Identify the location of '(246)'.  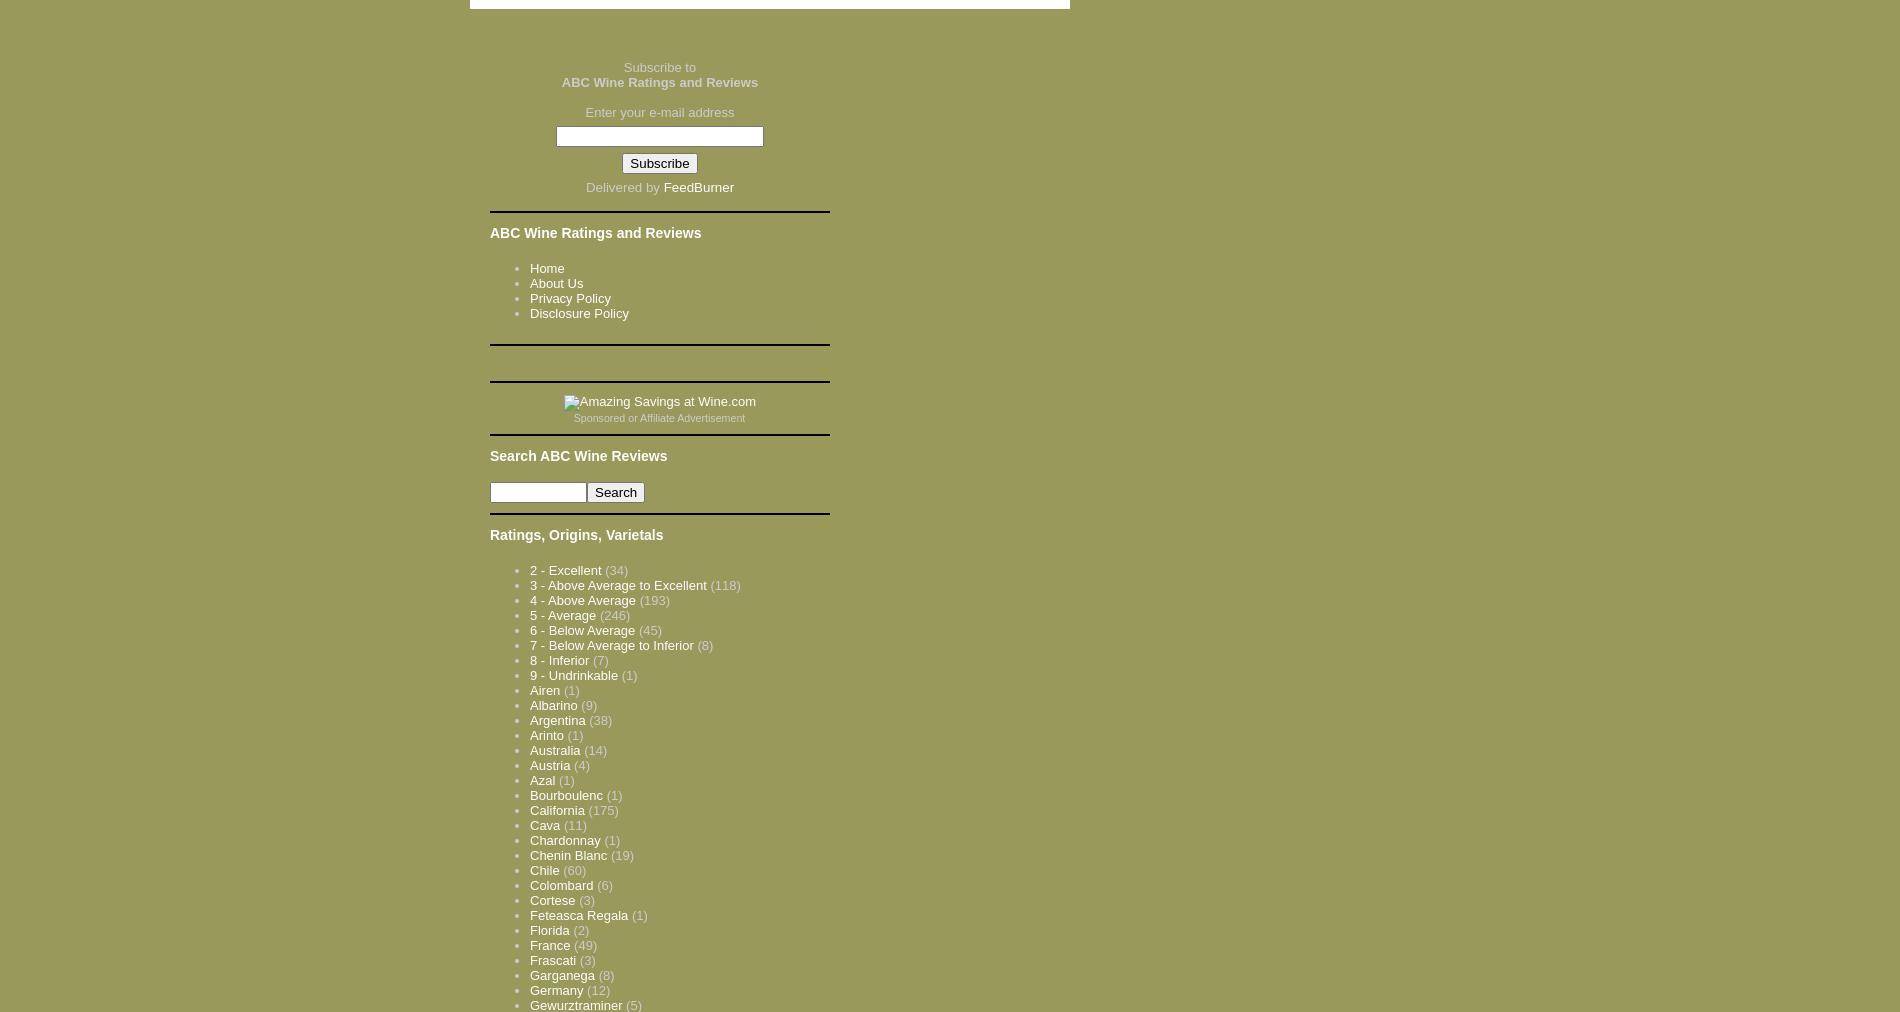
(614, 613).